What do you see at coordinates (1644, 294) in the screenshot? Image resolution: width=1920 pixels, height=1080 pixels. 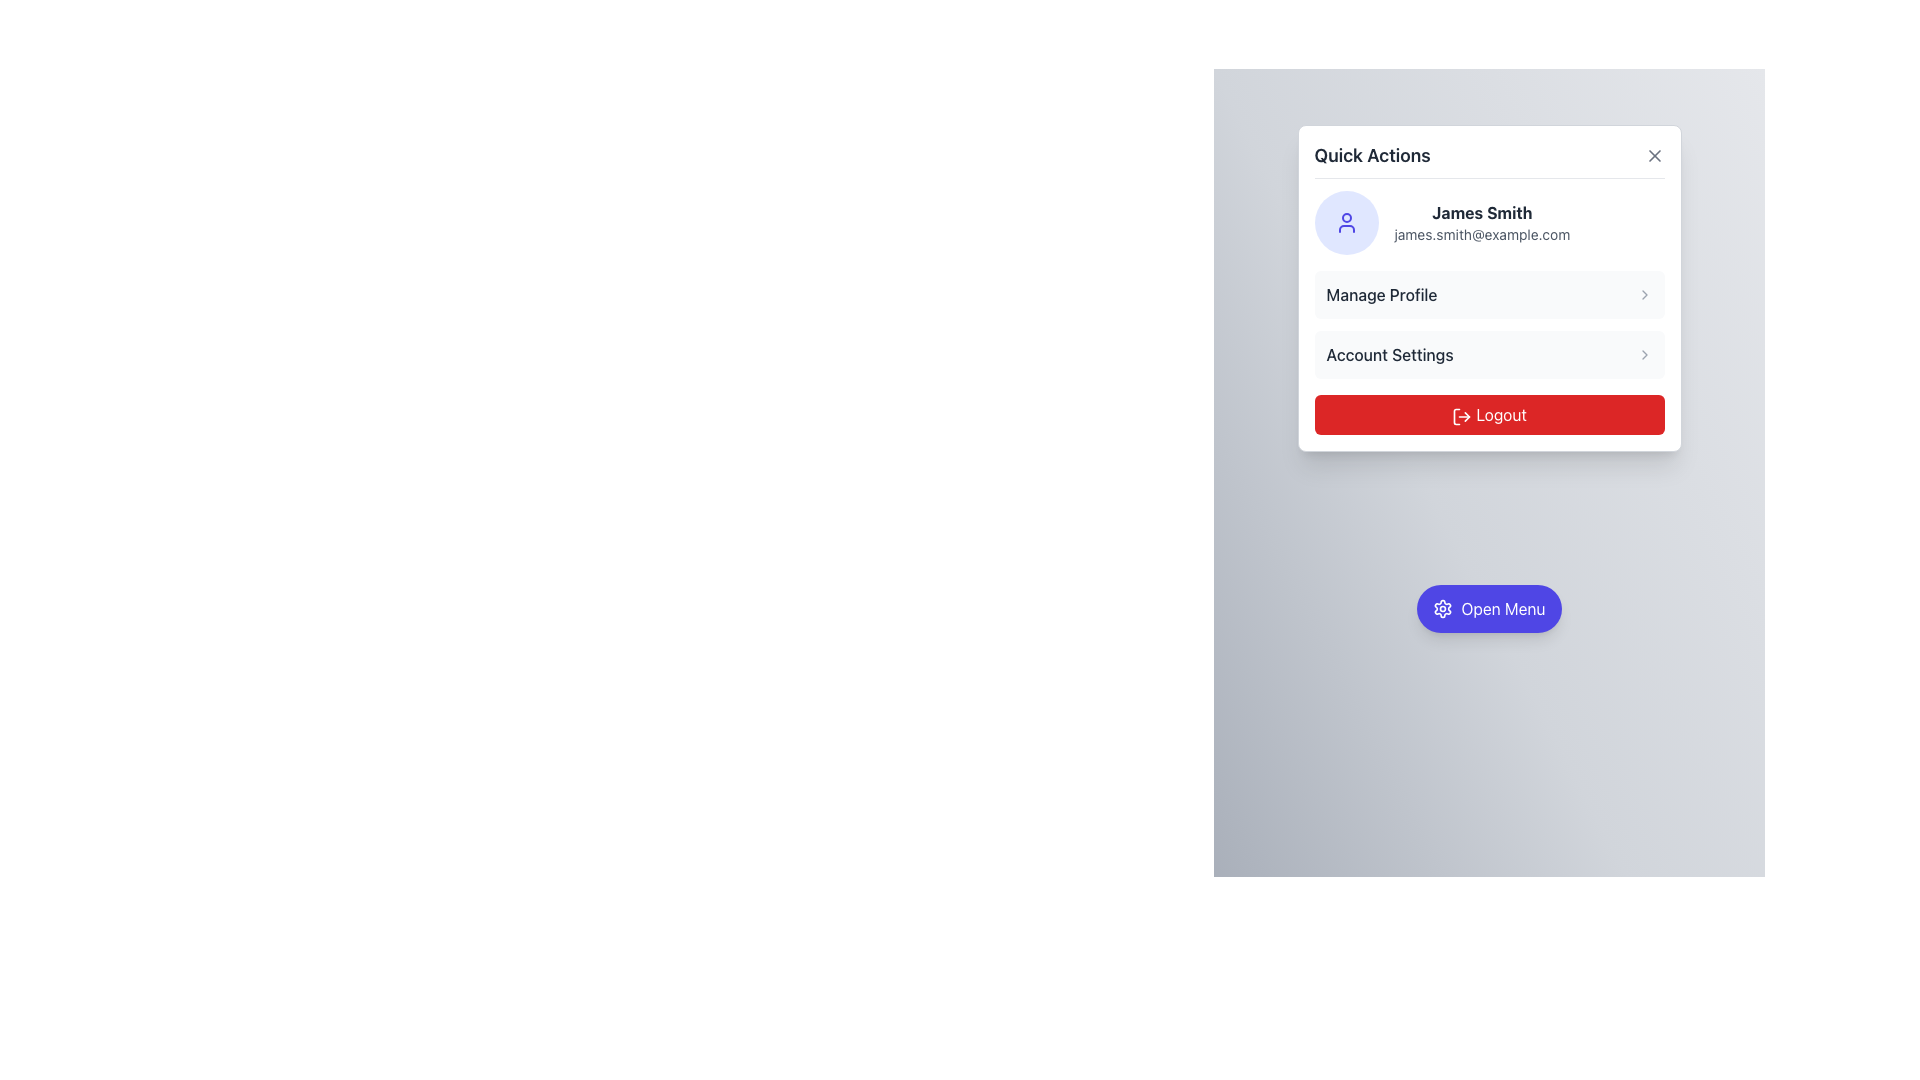 I see `the chevron icon located to the far right of the 'Manage Profile' menu item in the Quick Actions menu, indicating additional options or navigation` at bounding box center [1644, 294].